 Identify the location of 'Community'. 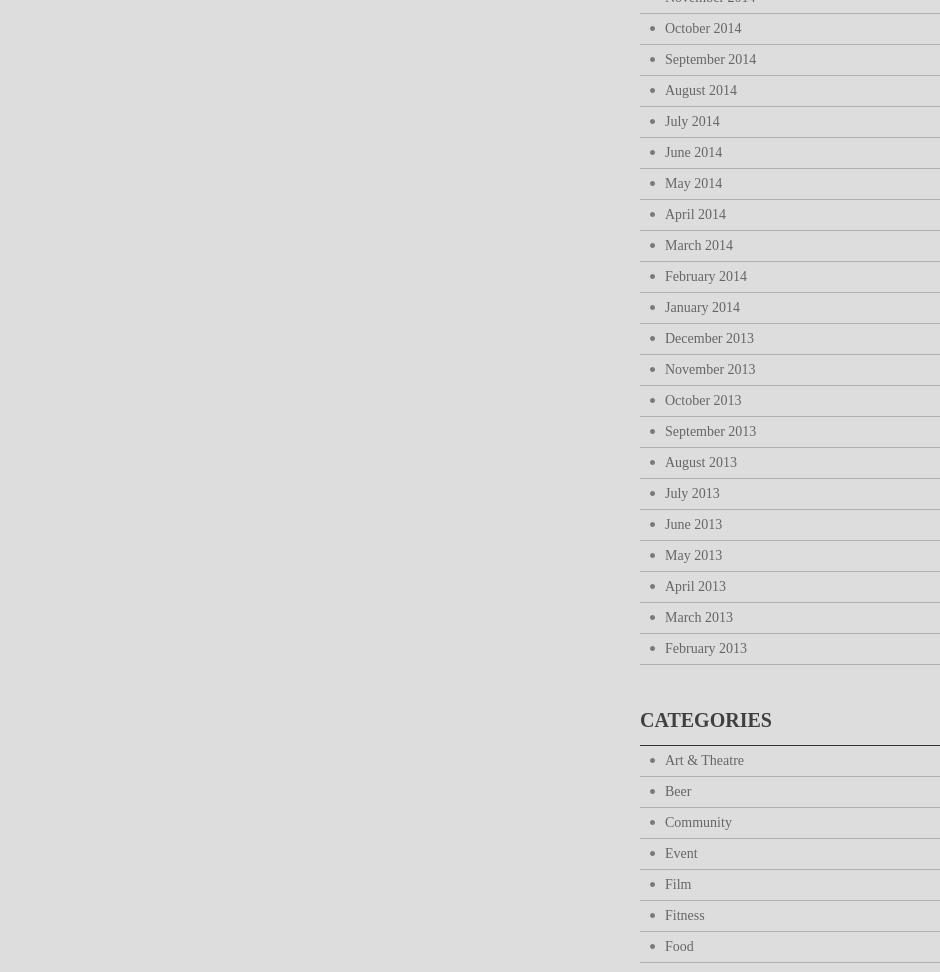
(697, 821).